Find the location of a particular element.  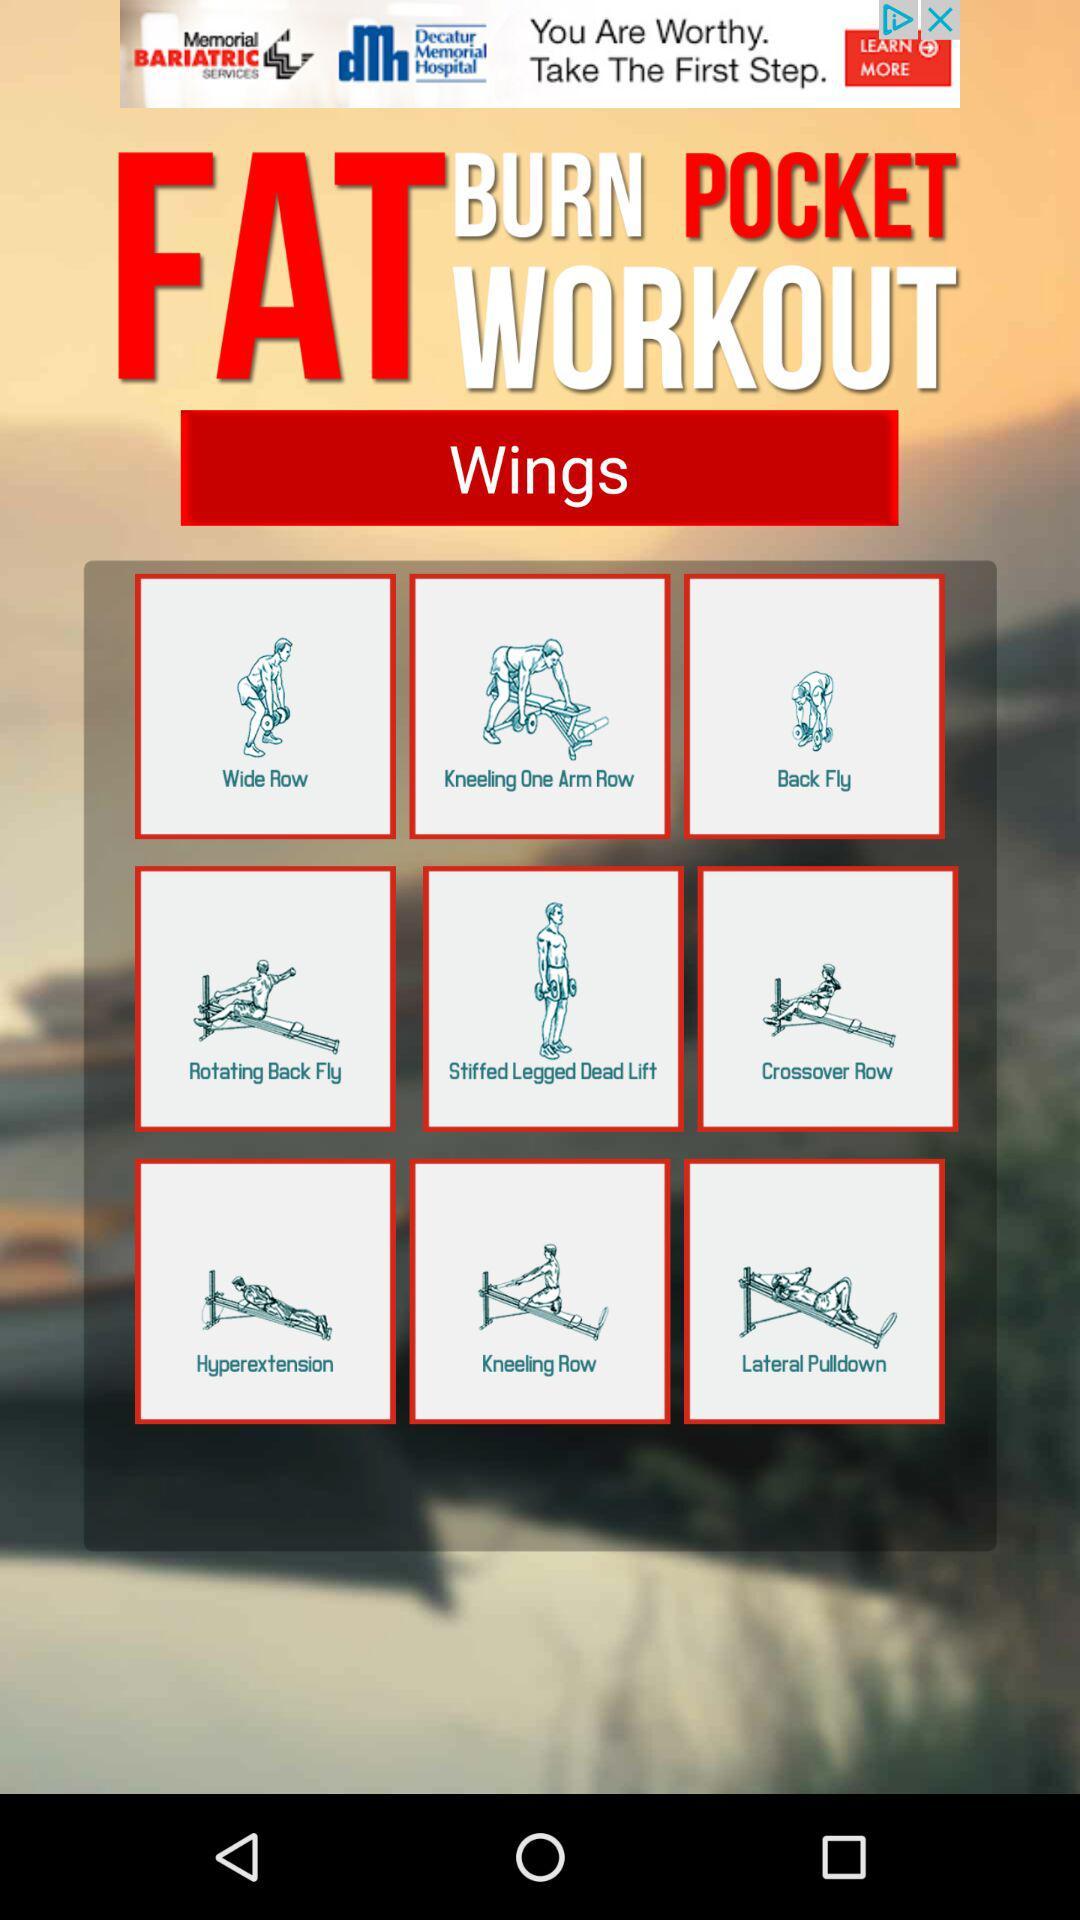

open page is located at coordinates (814, 1291).